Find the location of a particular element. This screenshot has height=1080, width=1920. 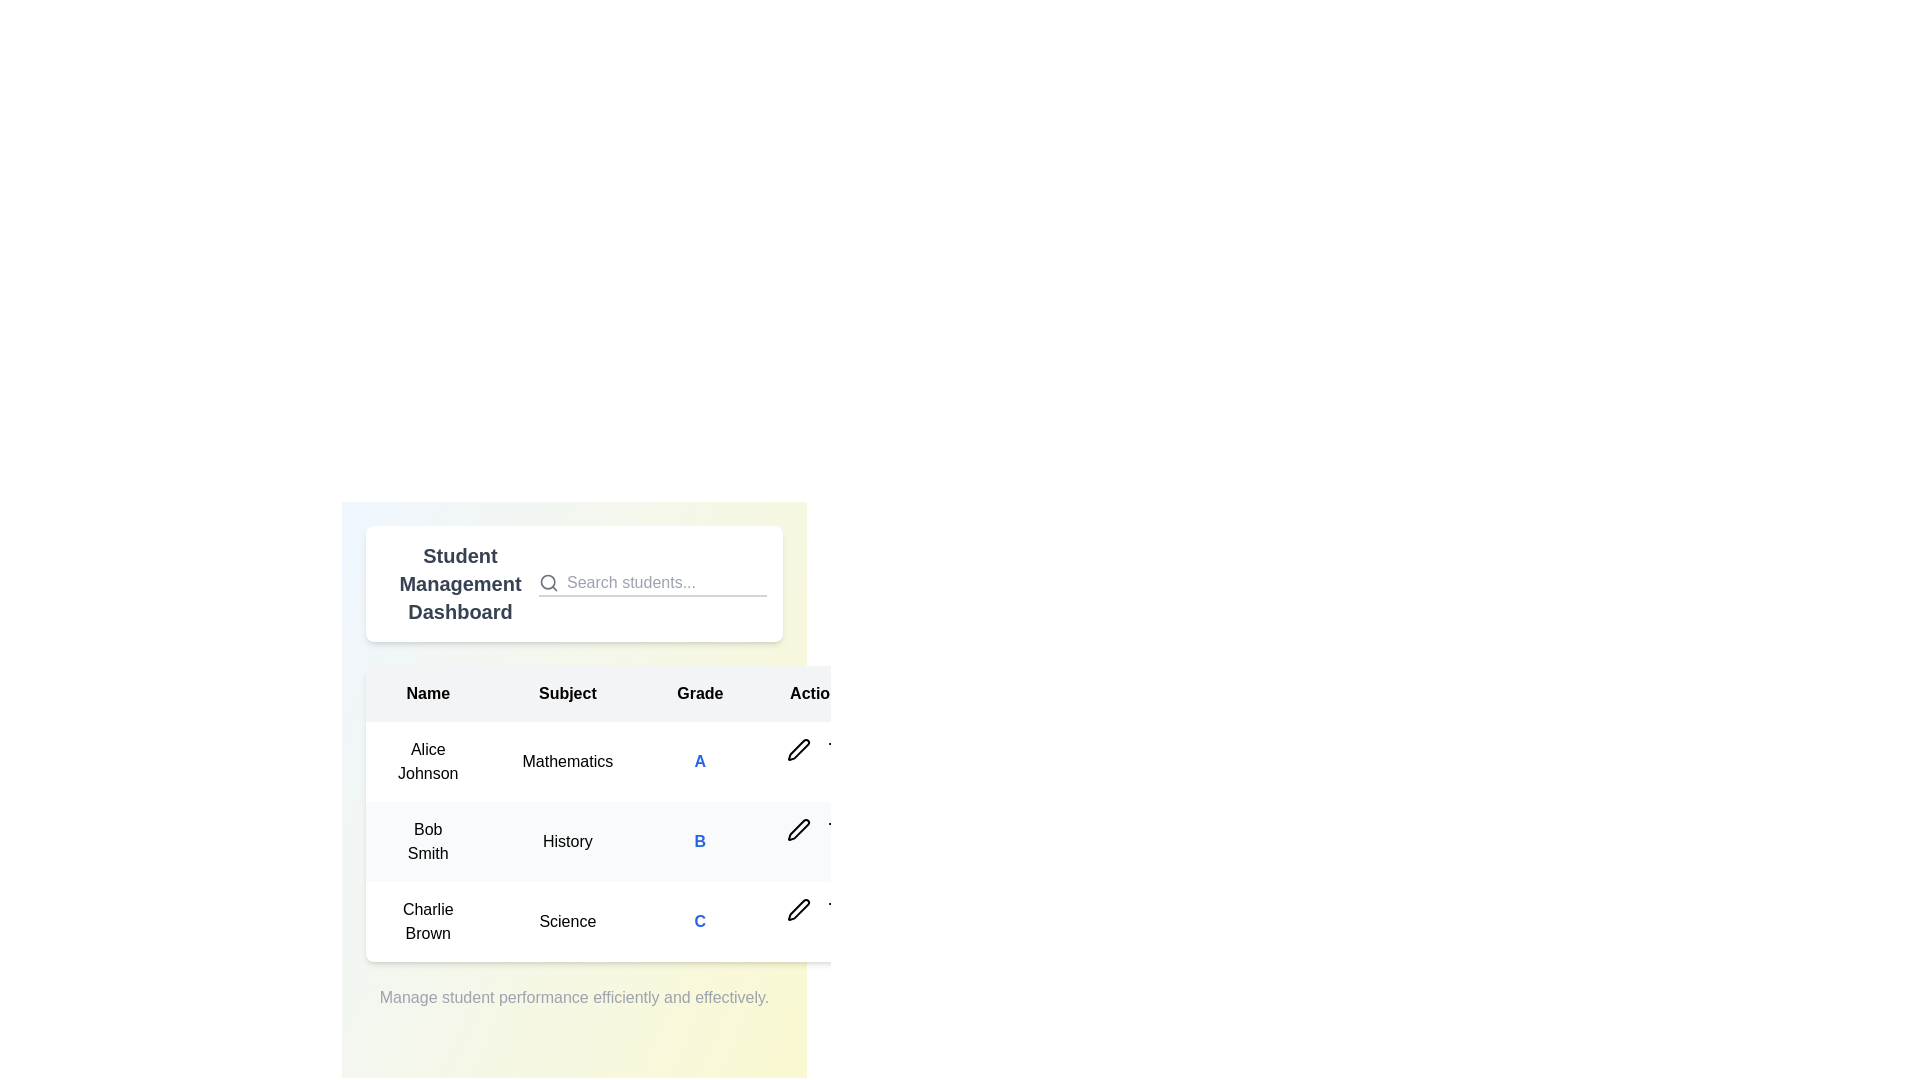

the static text displaying the grade assigned to student 'Alice Johnson' for the subject 'Mathematics' is located at coordinates (700, 762).